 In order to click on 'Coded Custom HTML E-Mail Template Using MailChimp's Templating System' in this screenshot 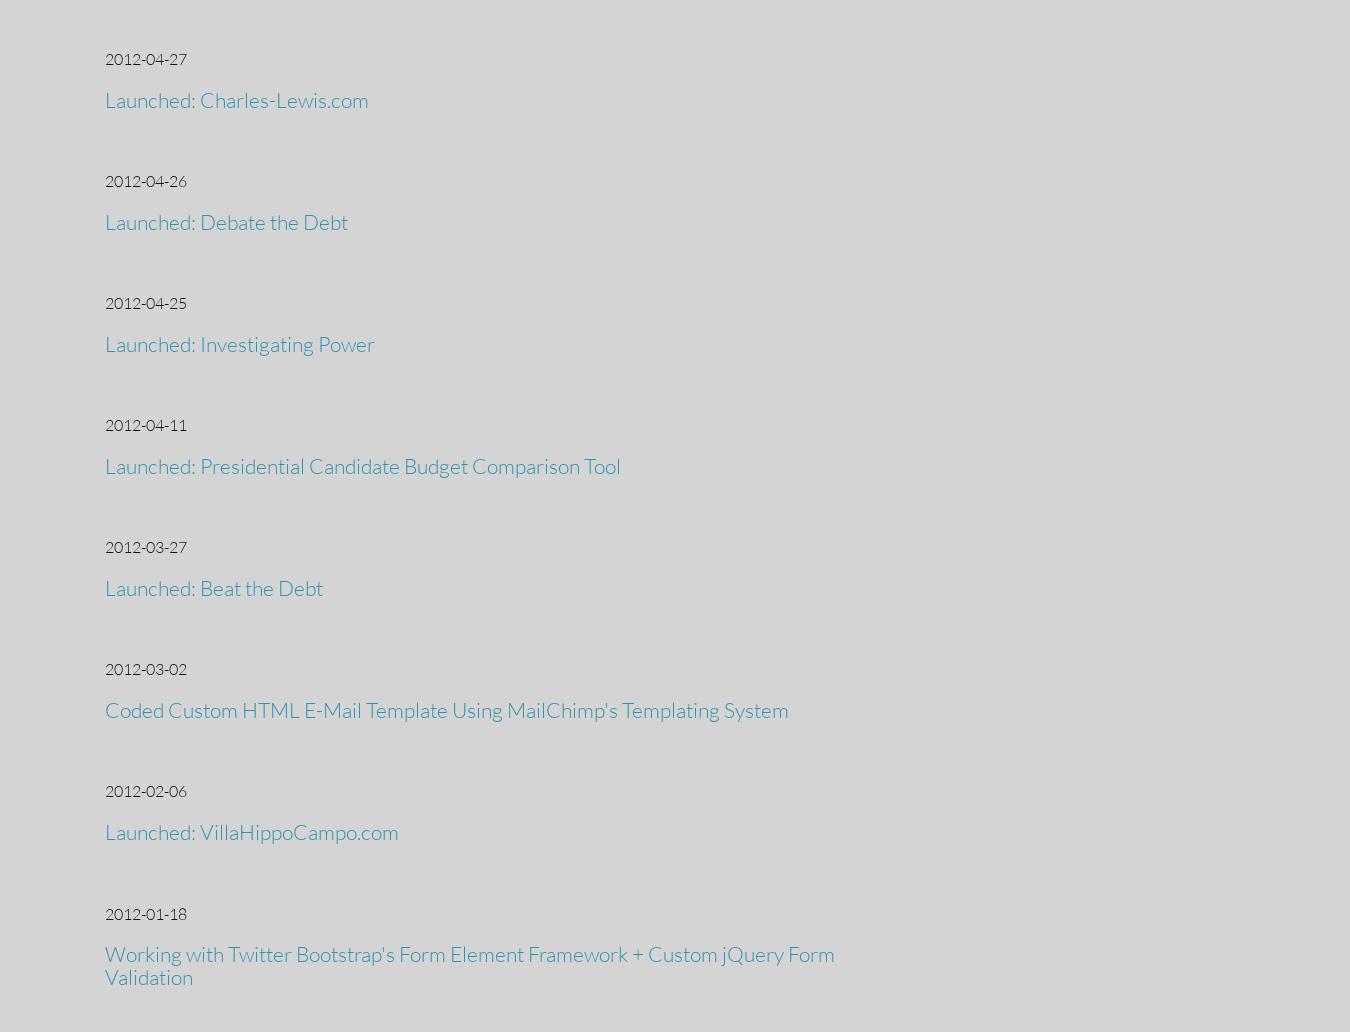, I will do `click(446, 709)`.